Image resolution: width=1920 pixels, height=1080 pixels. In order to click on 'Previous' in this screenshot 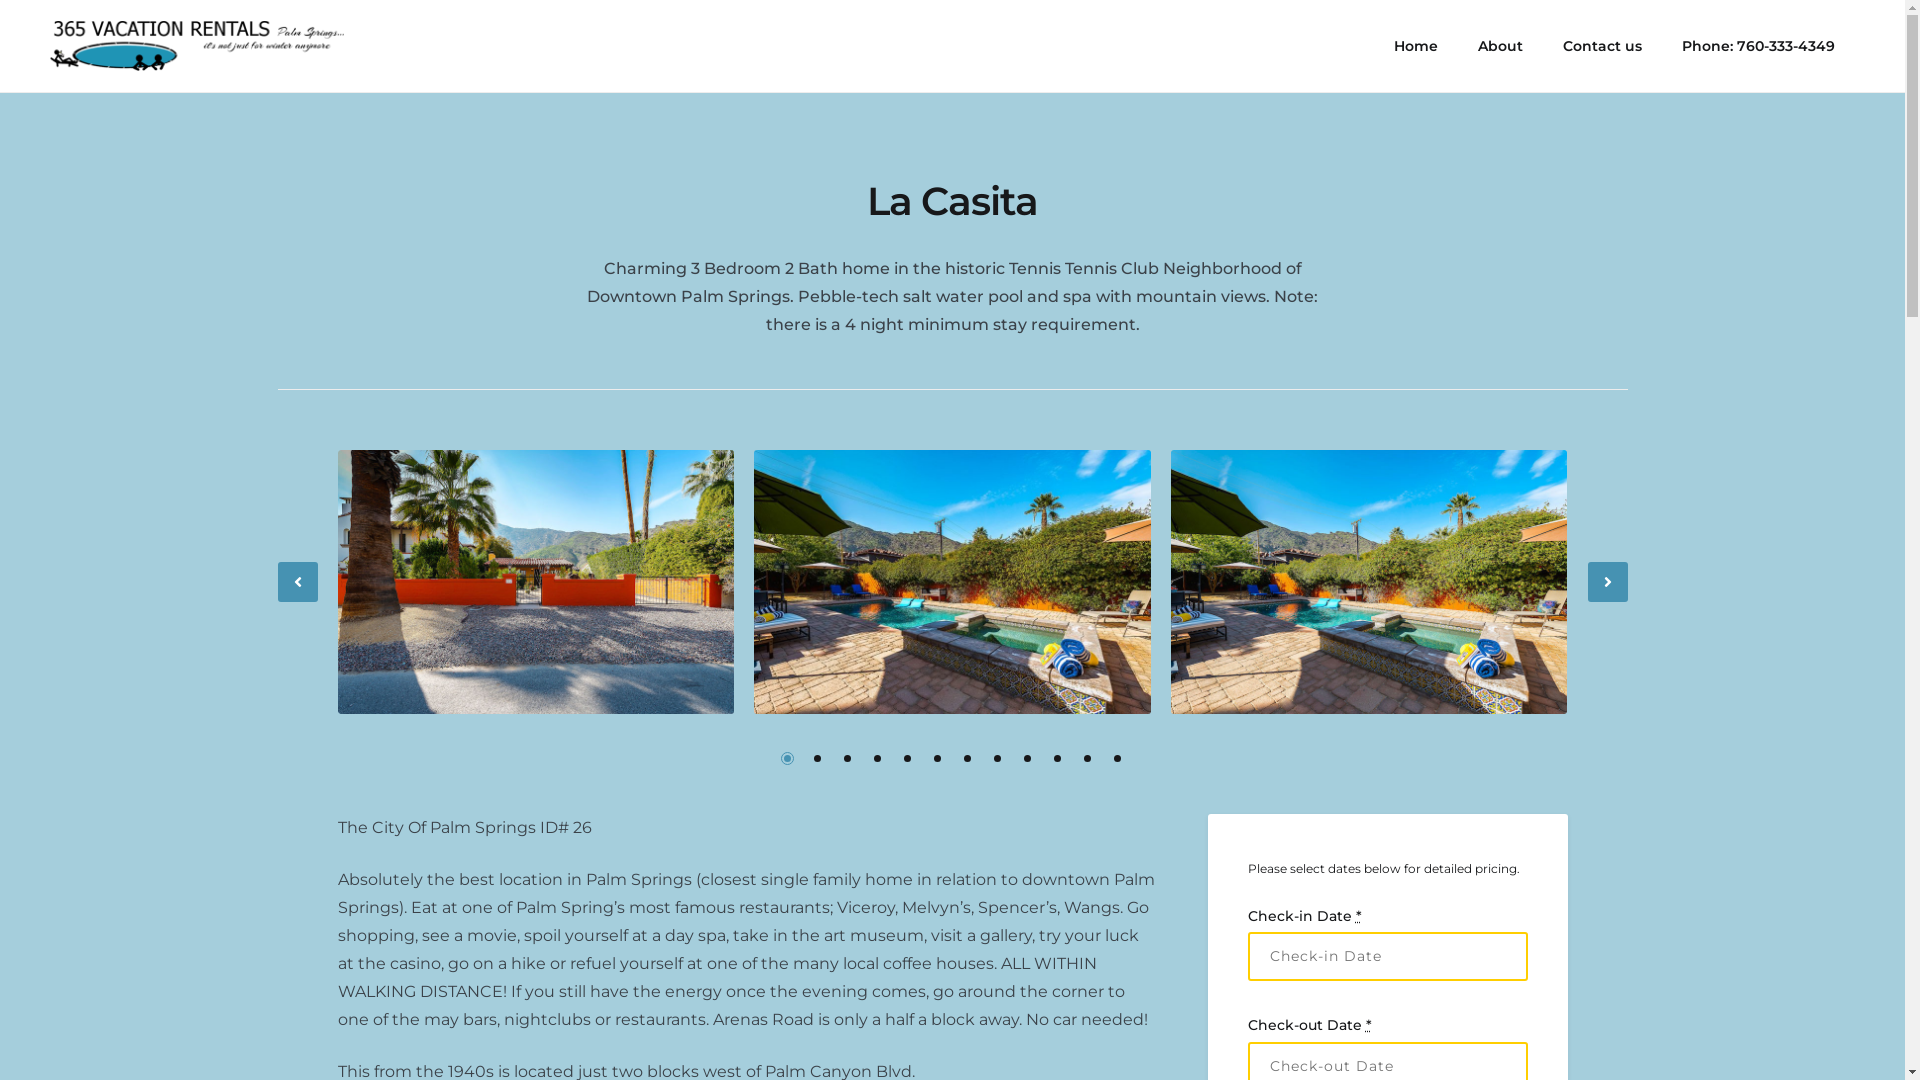, I will do `click(296, 582)`.